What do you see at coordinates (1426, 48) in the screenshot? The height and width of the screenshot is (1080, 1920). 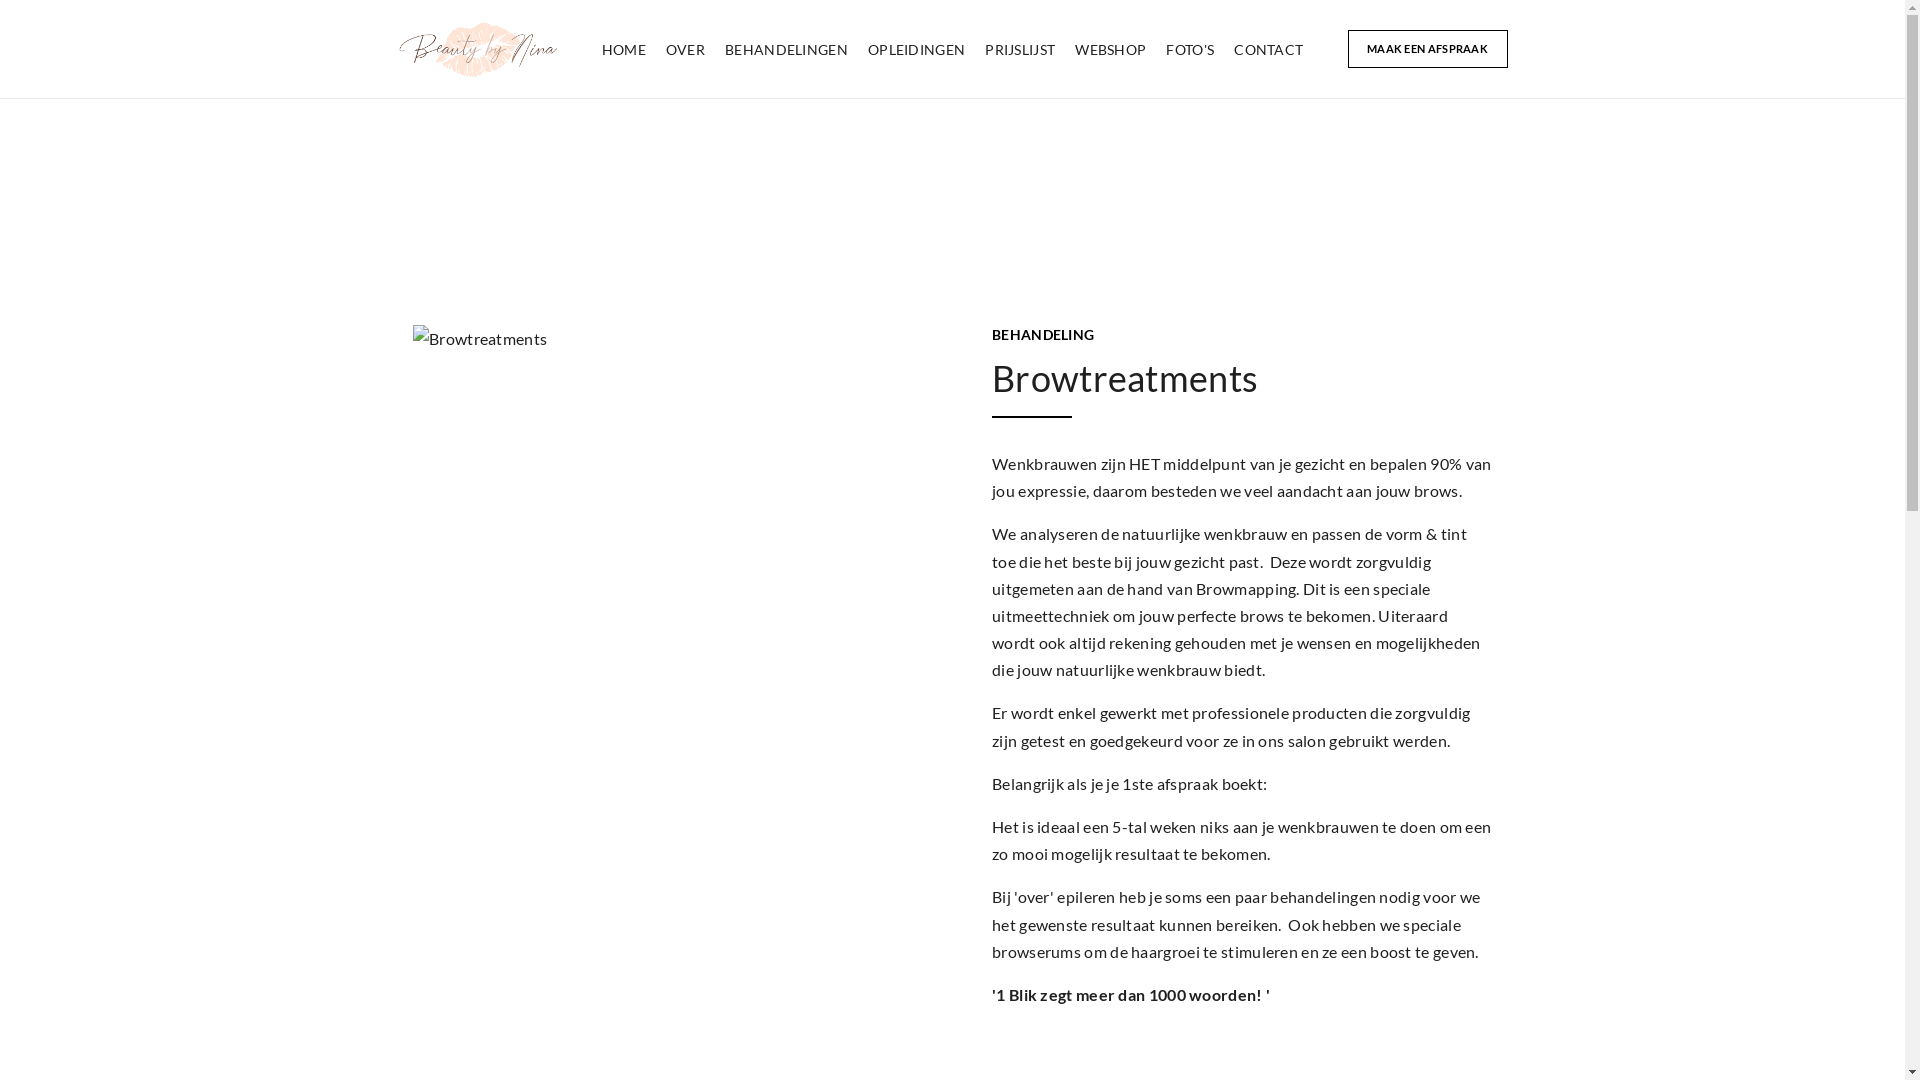 I see `'MAAK EEN AFSPRAAK'` at bounding box center [1426, 48].